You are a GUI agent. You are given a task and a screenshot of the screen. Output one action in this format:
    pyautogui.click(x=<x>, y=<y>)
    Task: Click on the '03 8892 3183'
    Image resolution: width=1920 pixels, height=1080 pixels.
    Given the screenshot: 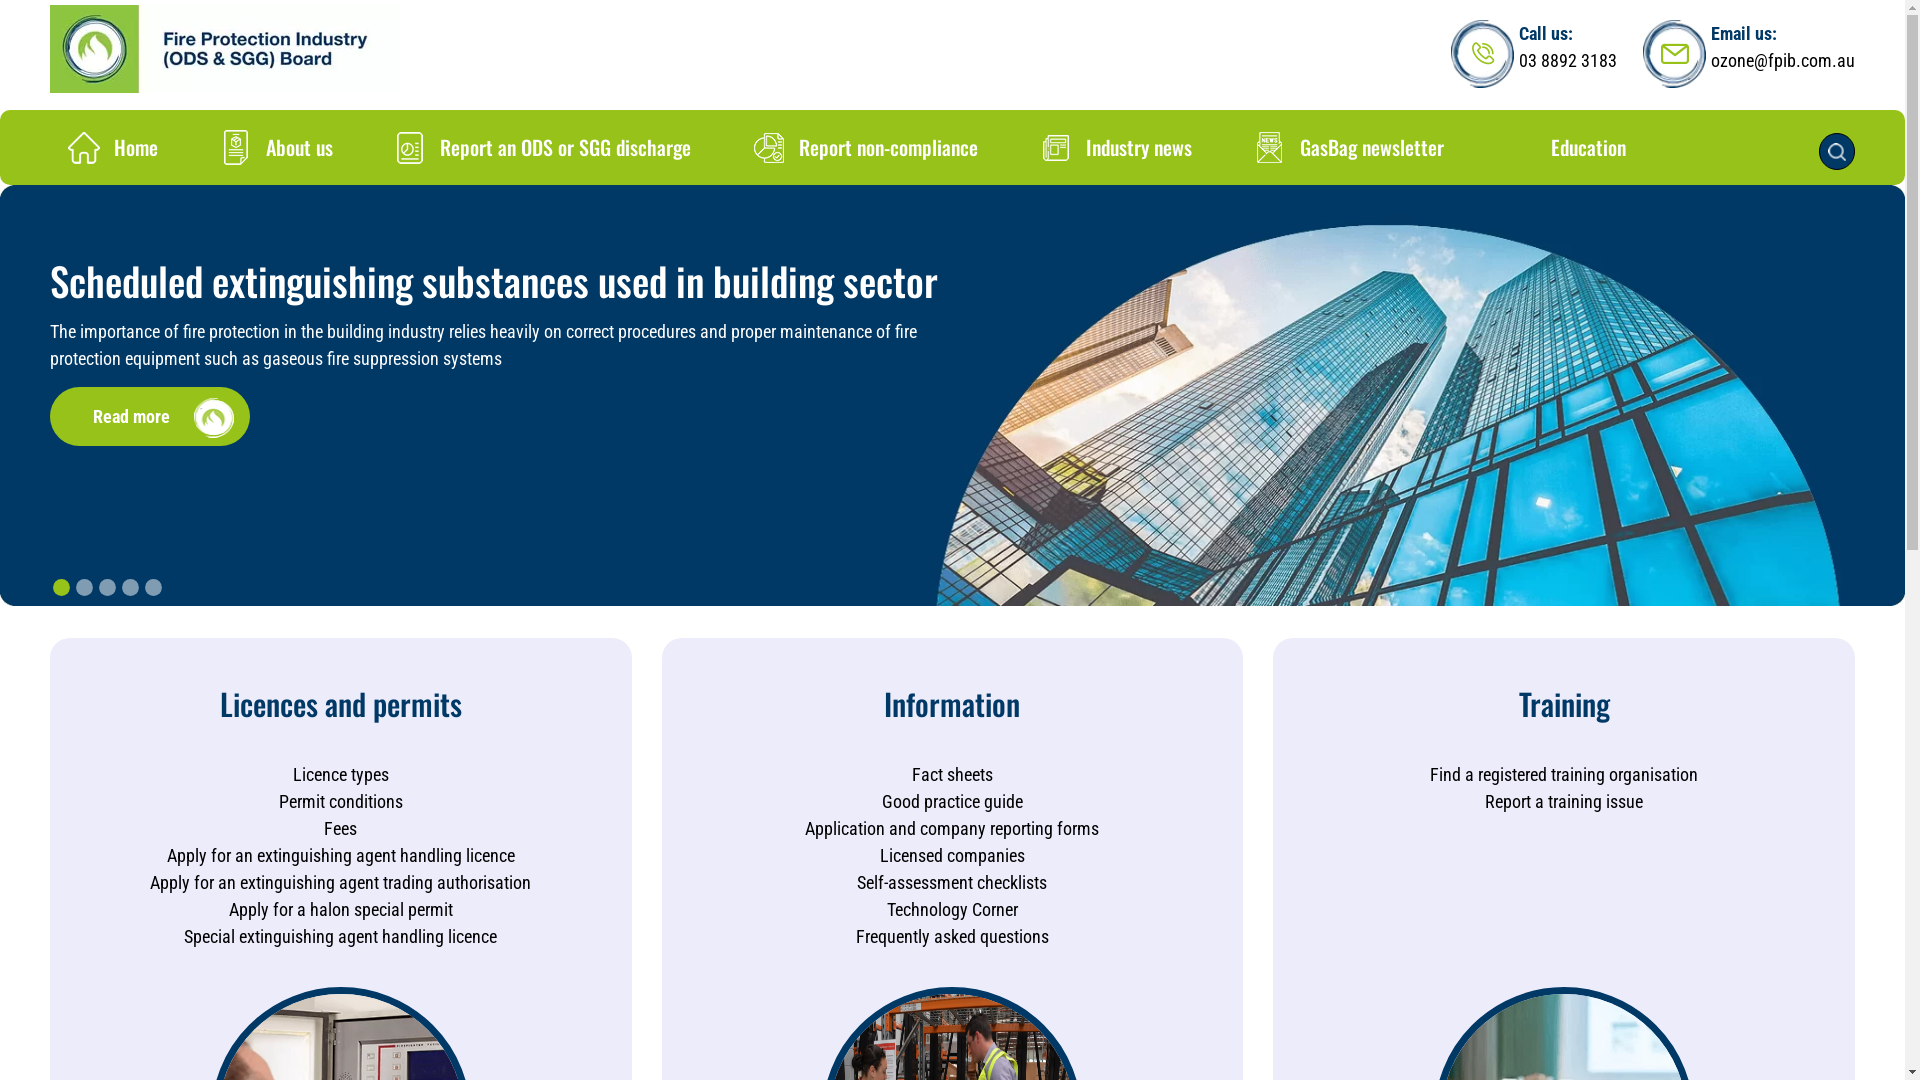 What is the action you would take?
    pyautogui.click(x=1567, y=59)
    